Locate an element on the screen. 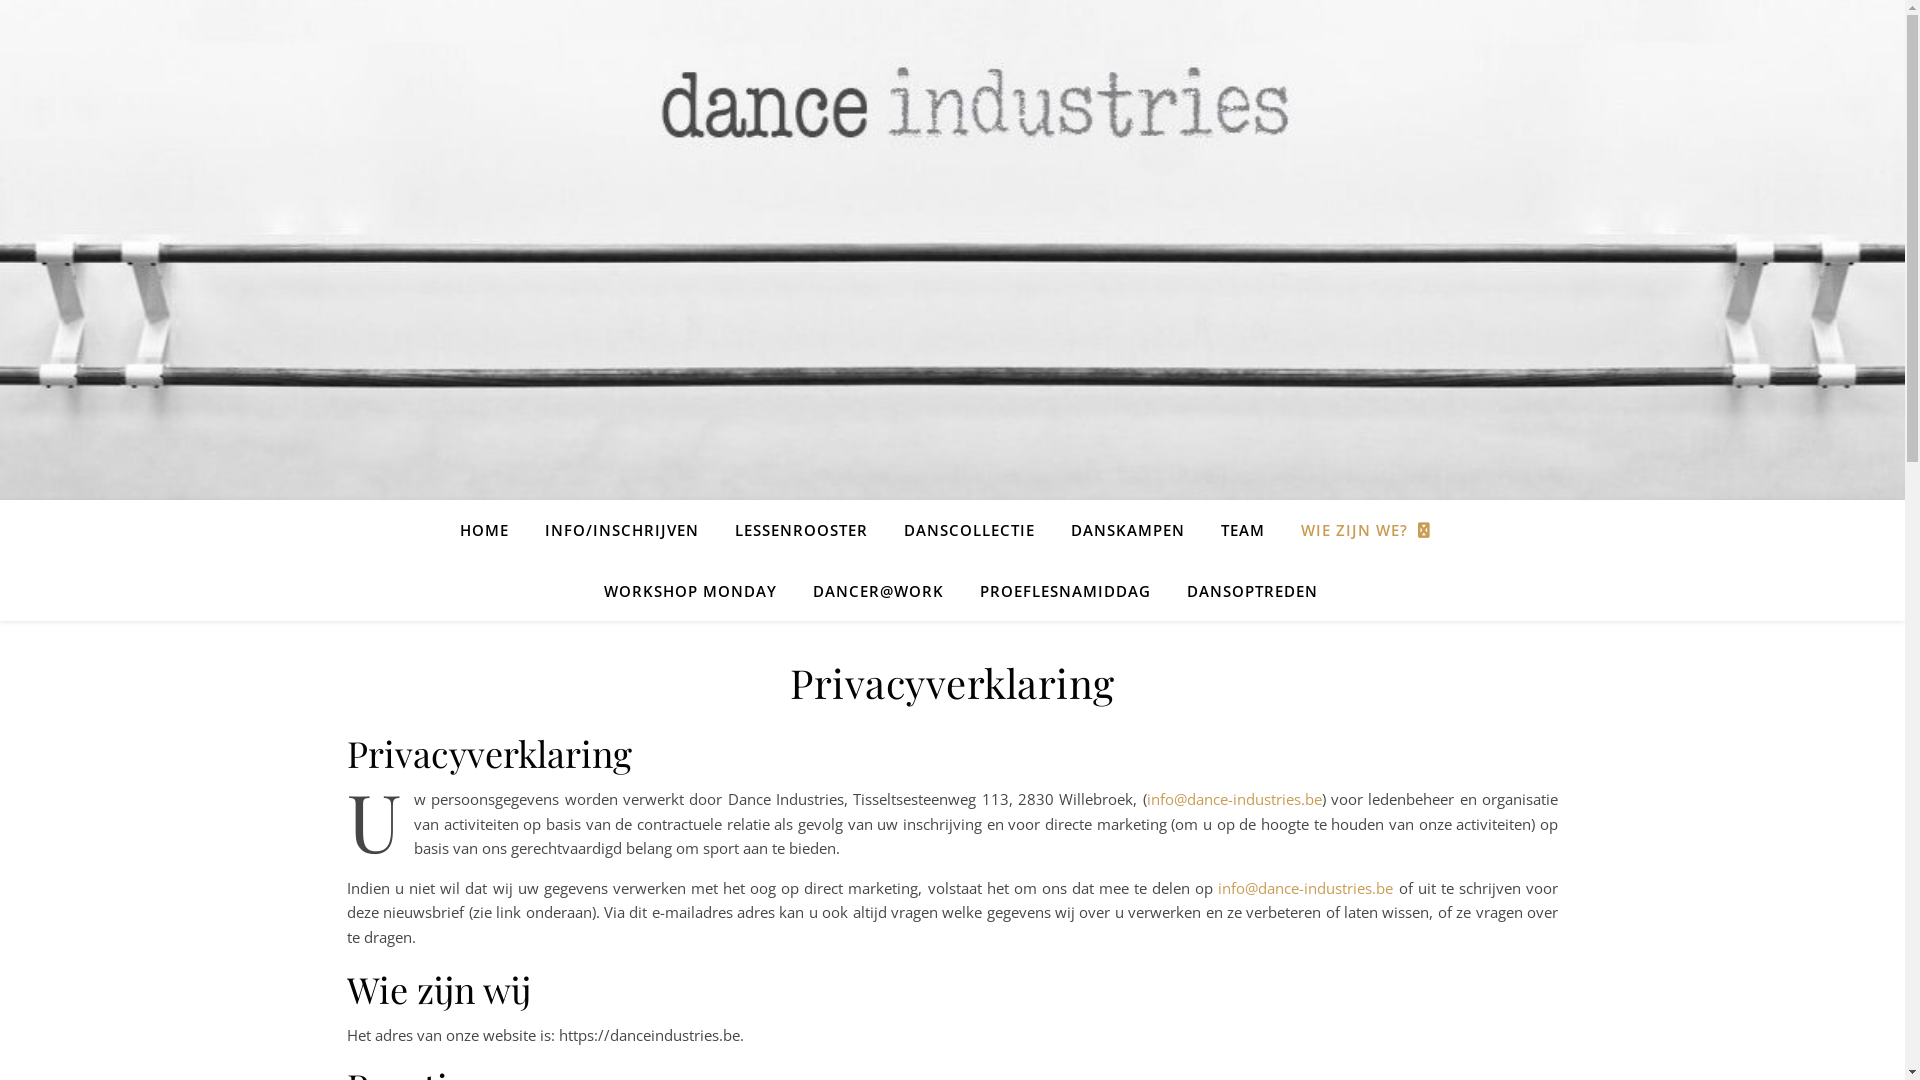 This screenshot has height=1080, width=1920. 'HOME' is located at coordinates (492, 528).